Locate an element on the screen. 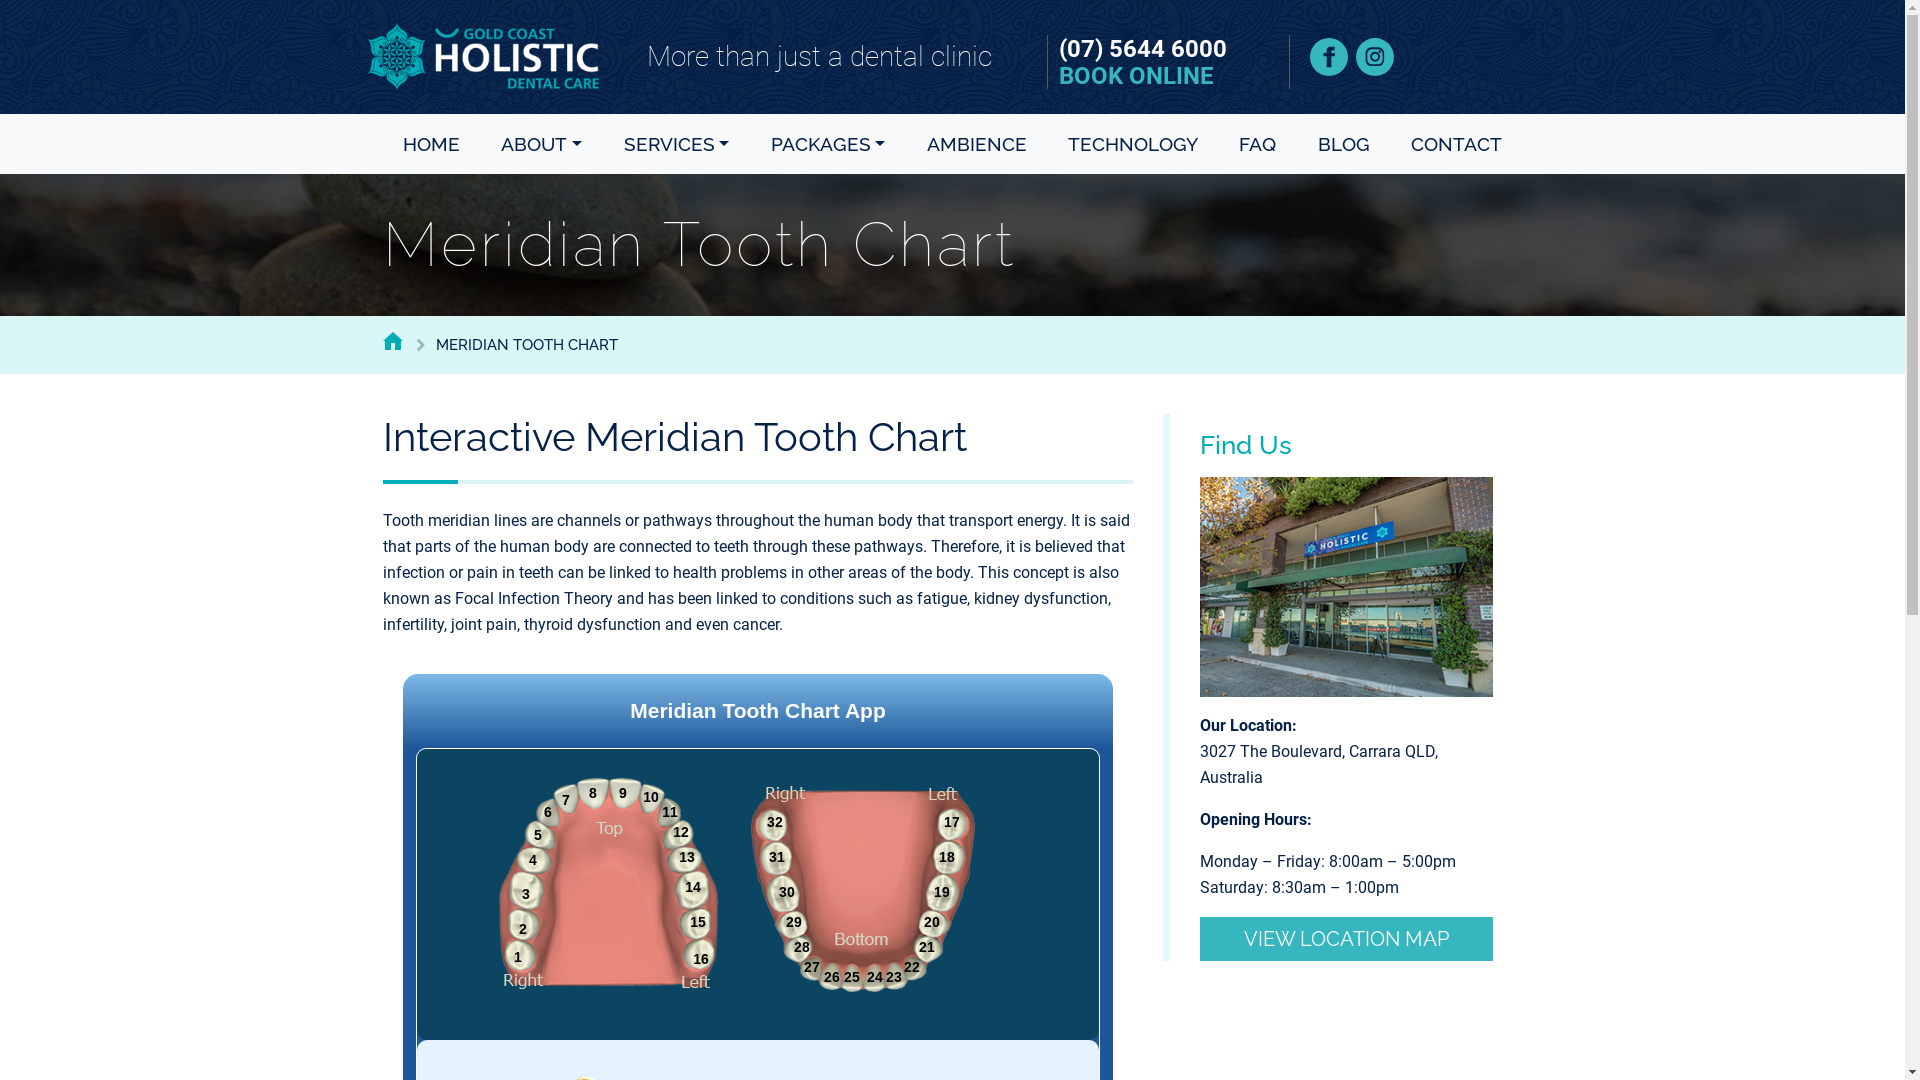 The width and height of the screenshot is (1920, 1080). 'BLOG' is located at coordinates (1344, 143).